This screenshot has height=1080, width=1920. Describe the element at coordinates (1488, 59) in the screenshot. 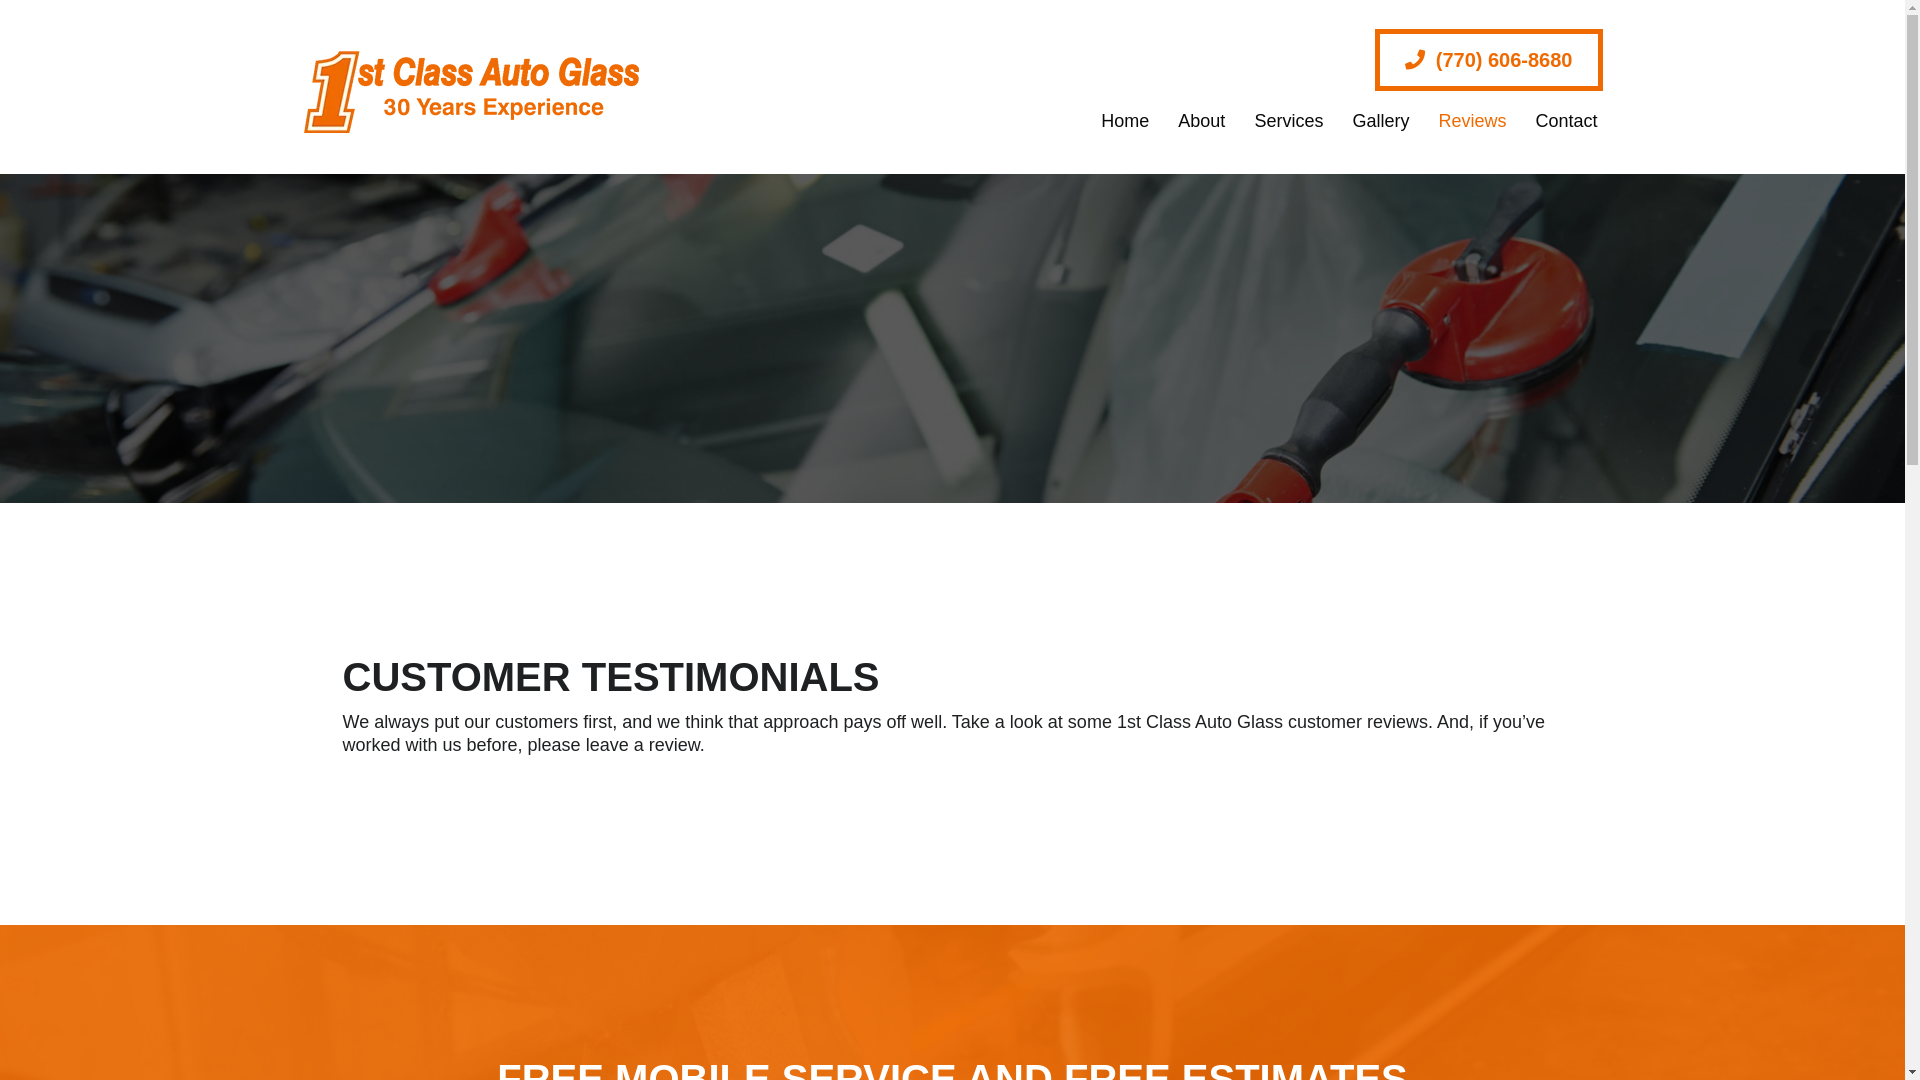

I see `'  (770) 606-8680'` at that location.